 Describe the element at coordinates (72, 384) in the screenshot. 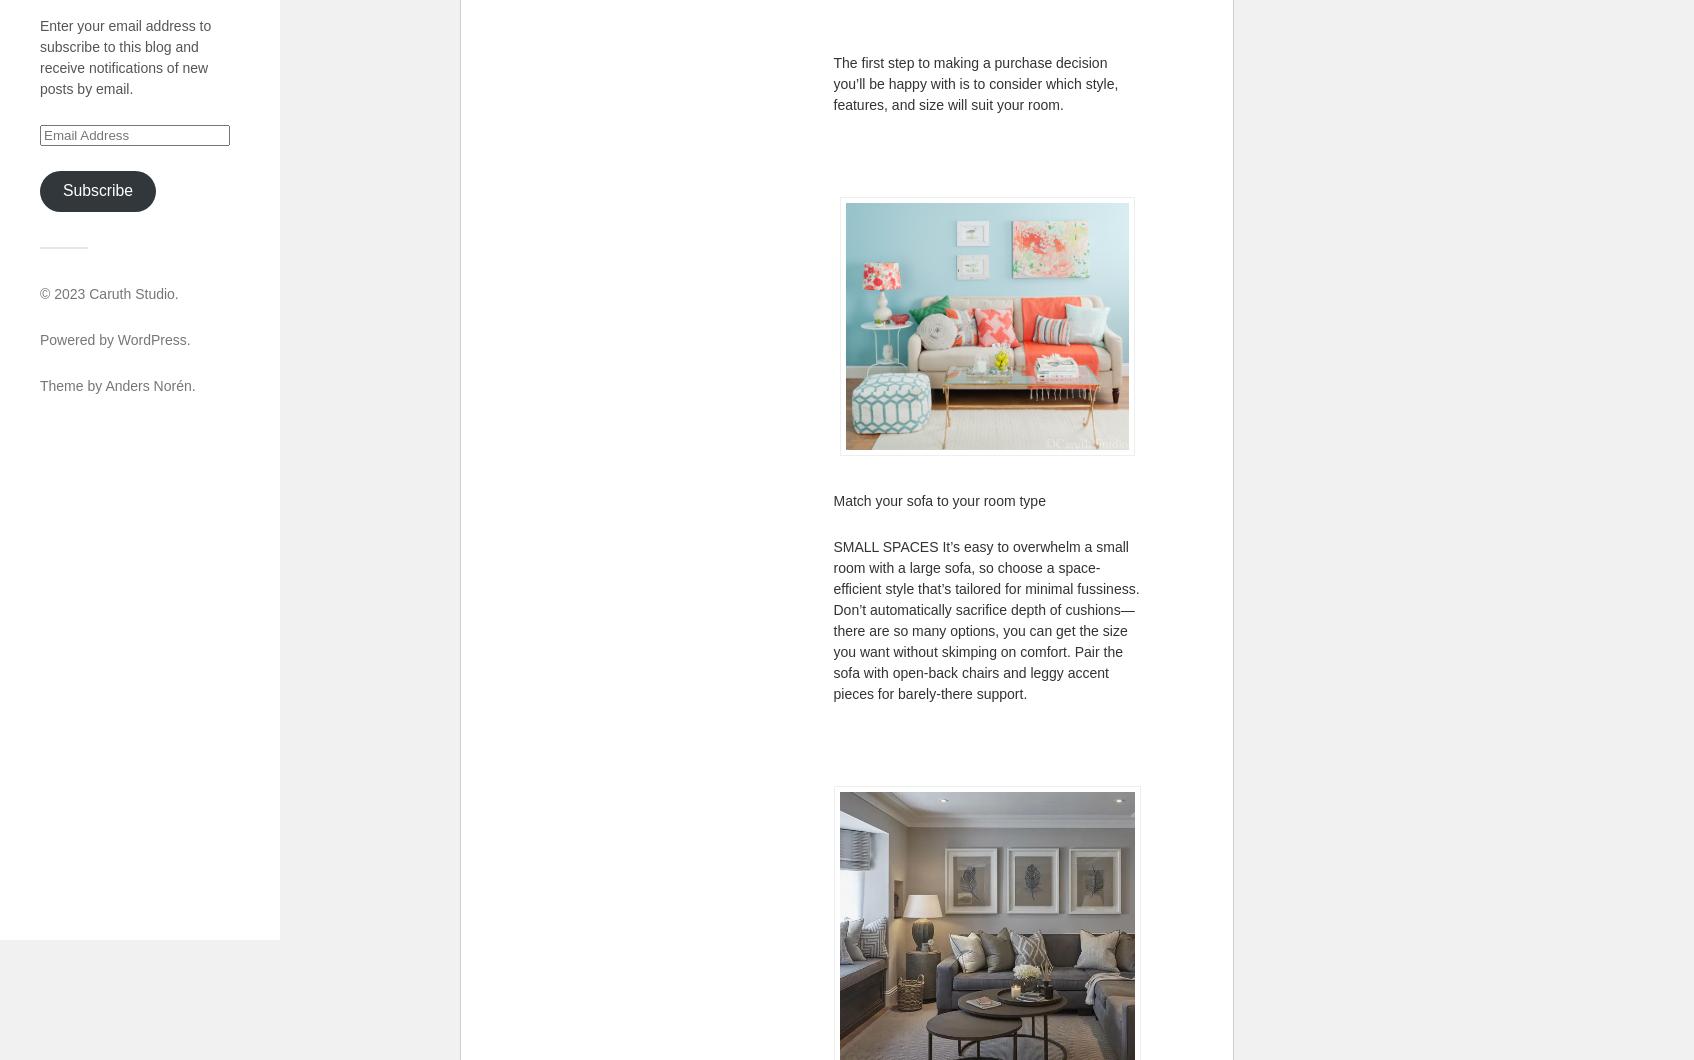

I see `'Theme by'` at that location.